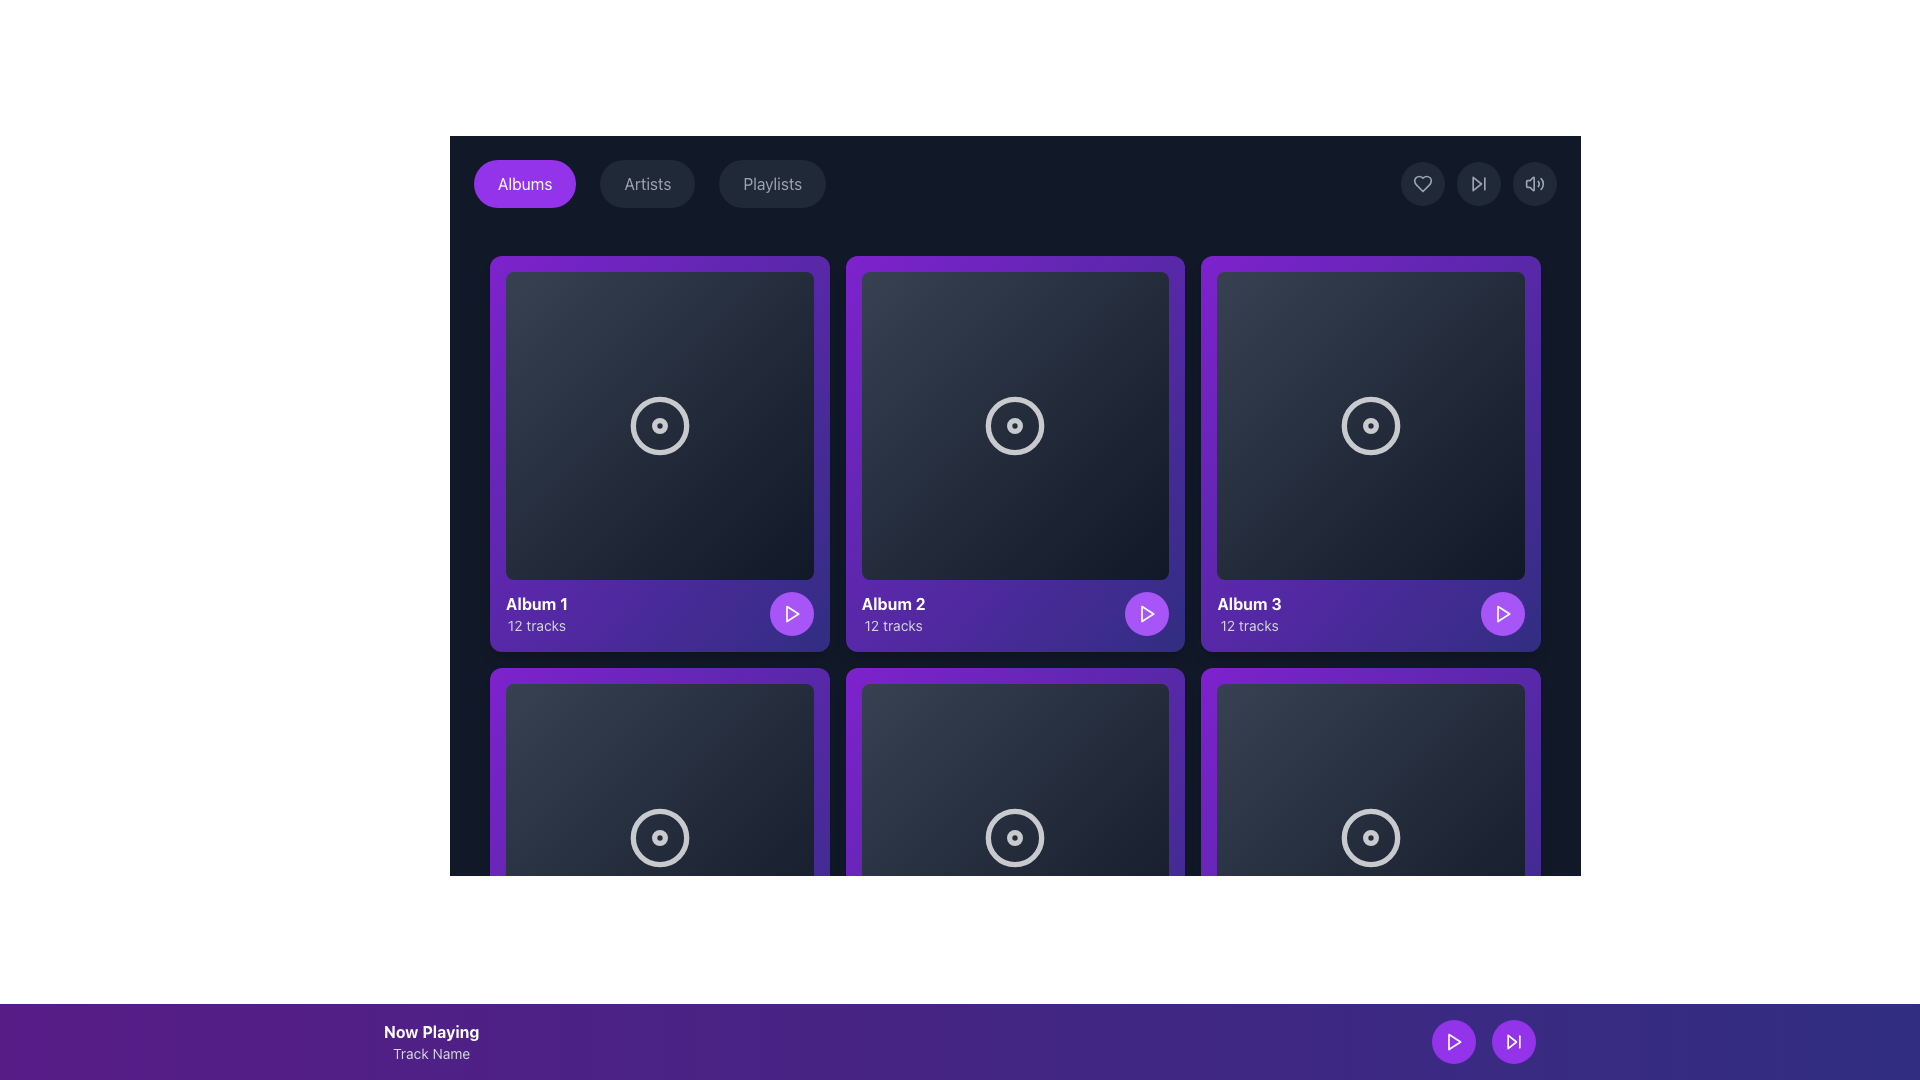 The height and width of the screenshot is (1080, 1920). I want to click on the circular button with a purple background and a white play triangle icon centered inside it, located in the 'Album 2' section, to initiate playback, so click(1147, 612).